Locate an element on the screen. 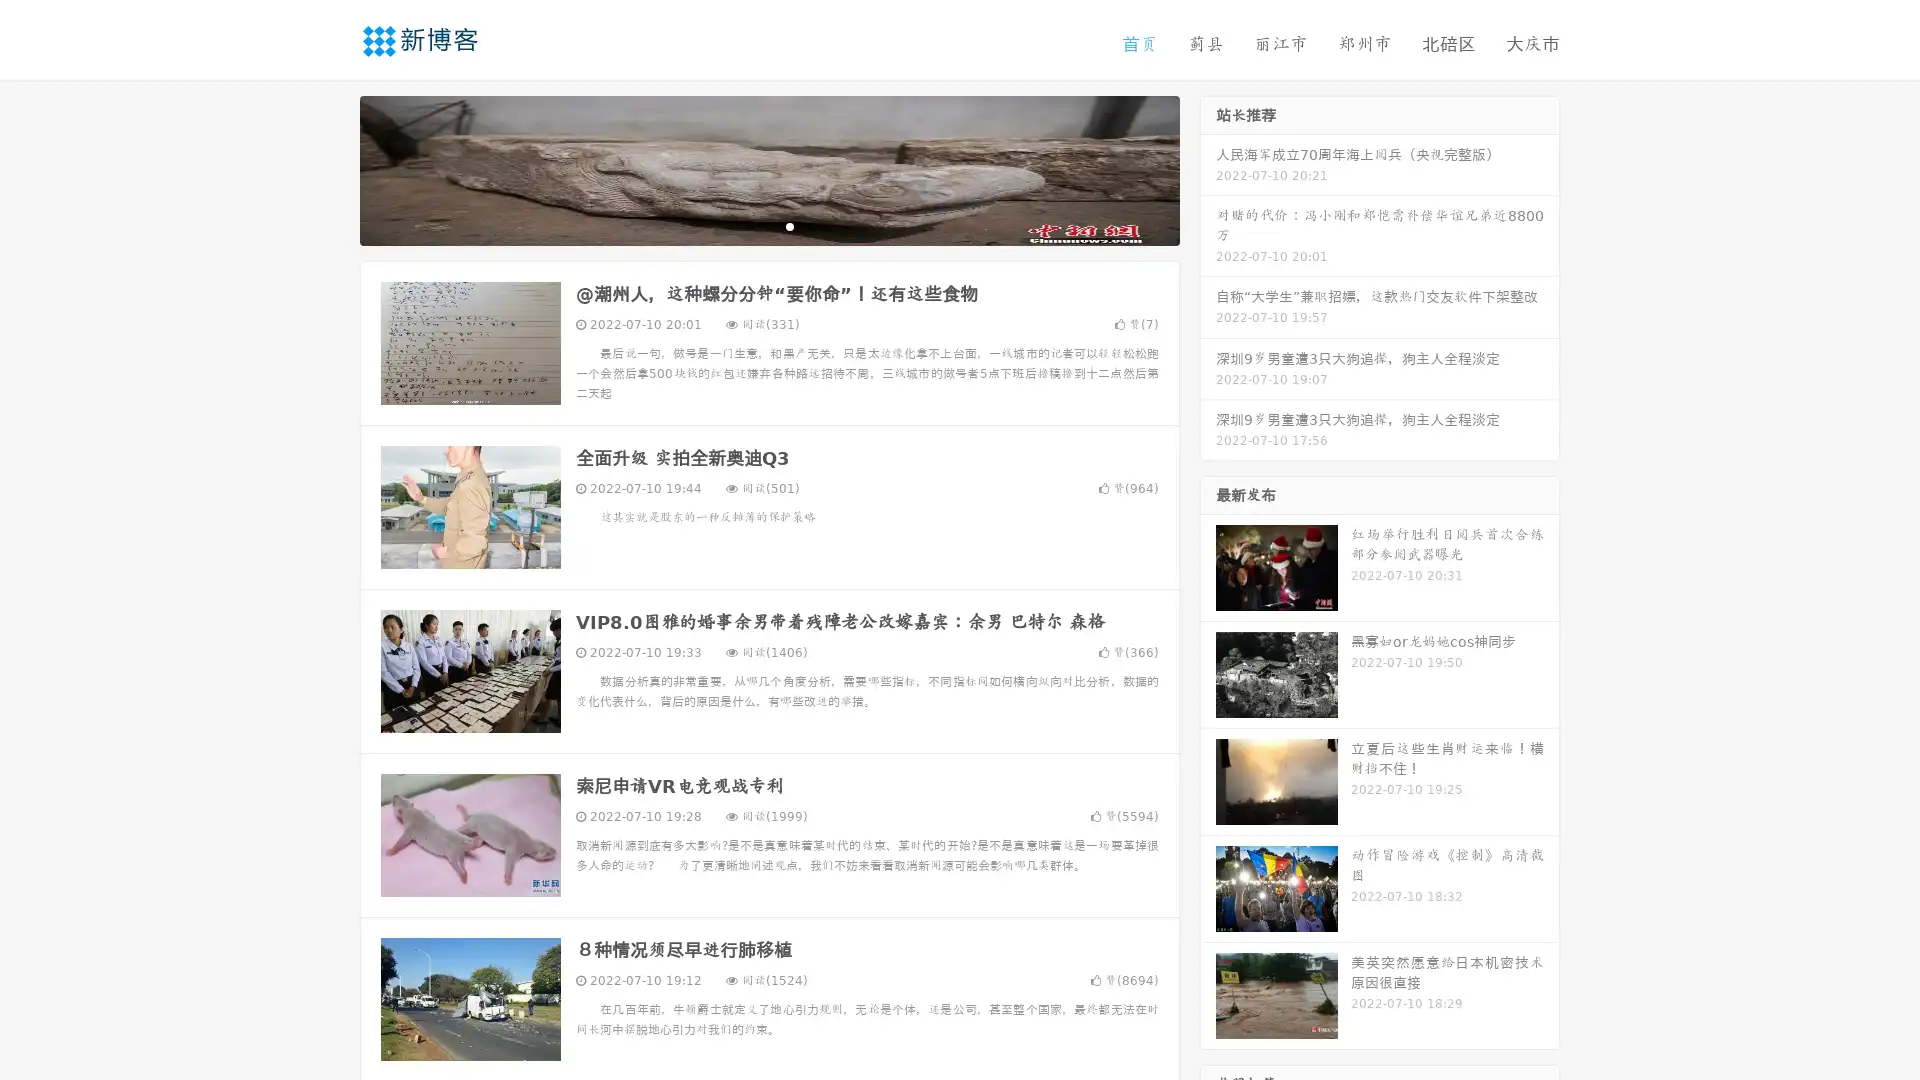  Previous slide is located at coordinates (330, 168).